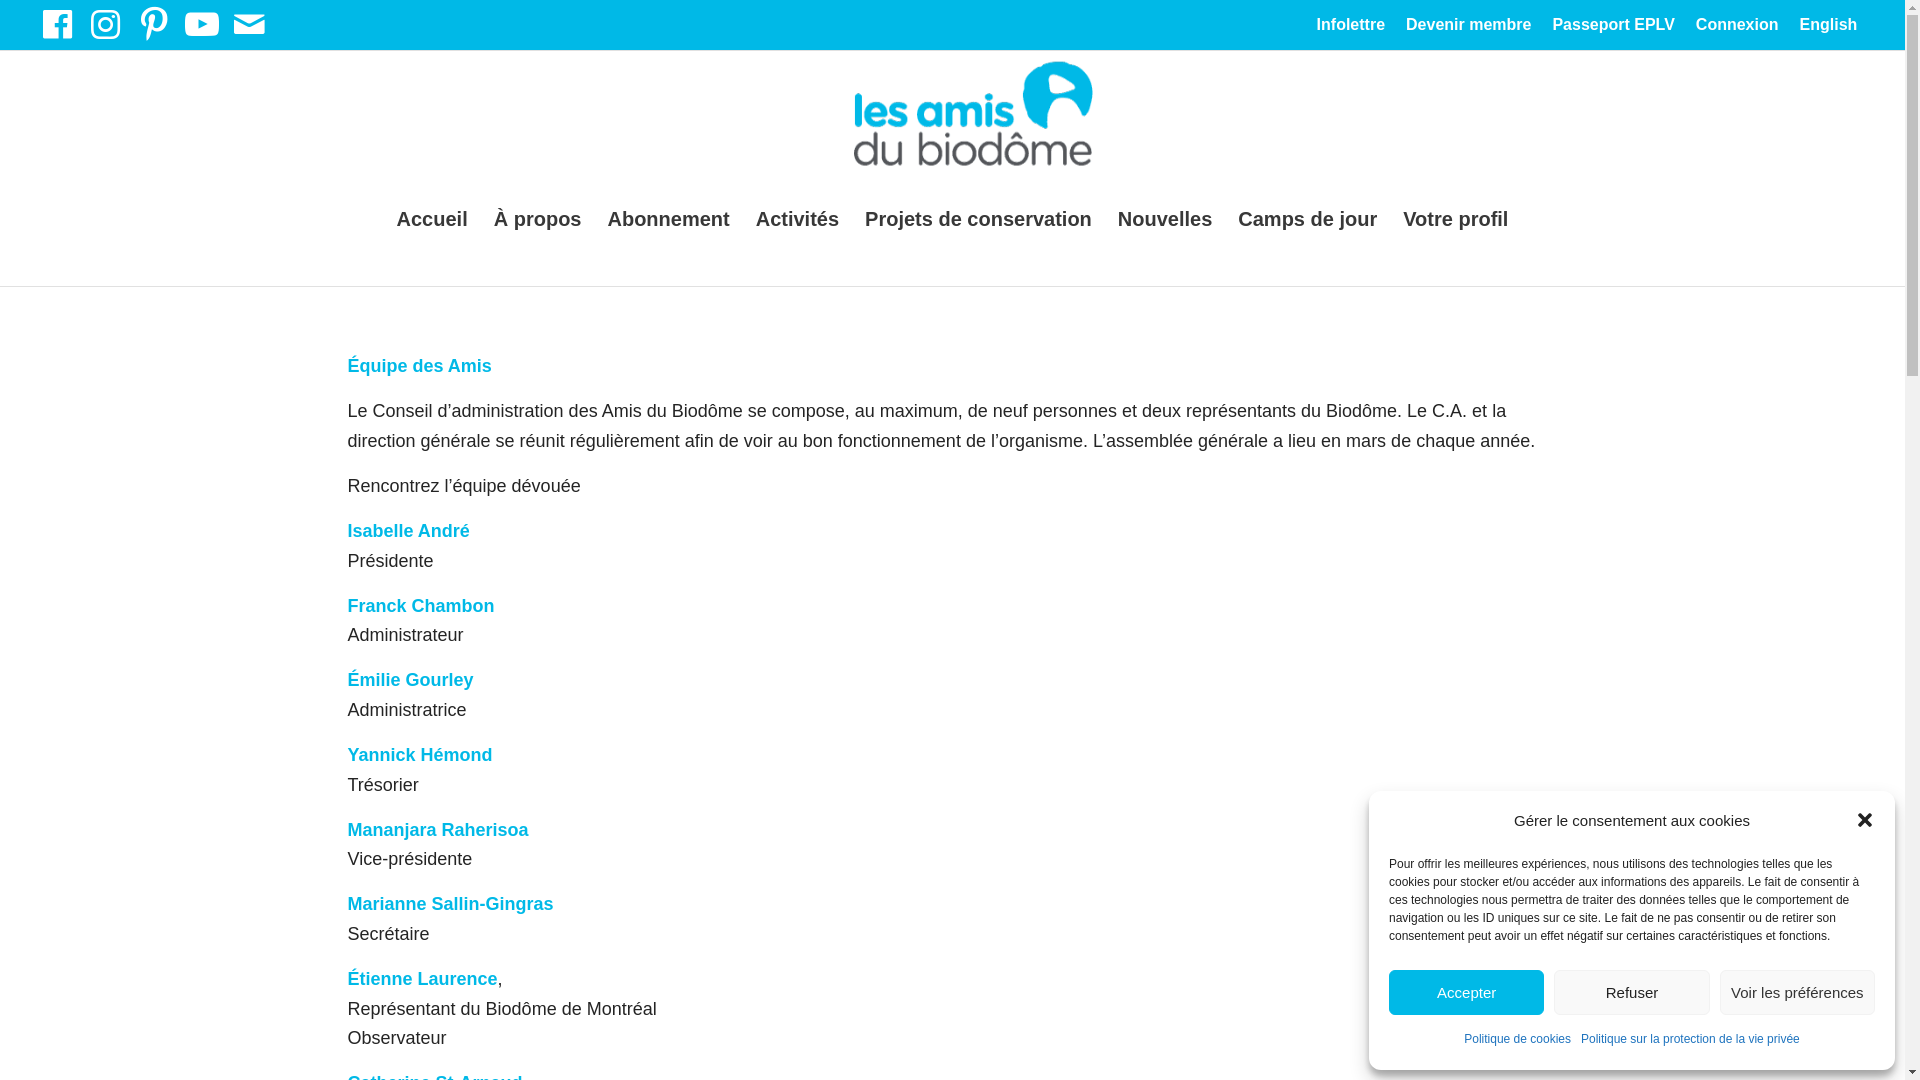  Describe the element at coordinates (201, 23) in the screenshot. I see `'Youtube1'` at that location.